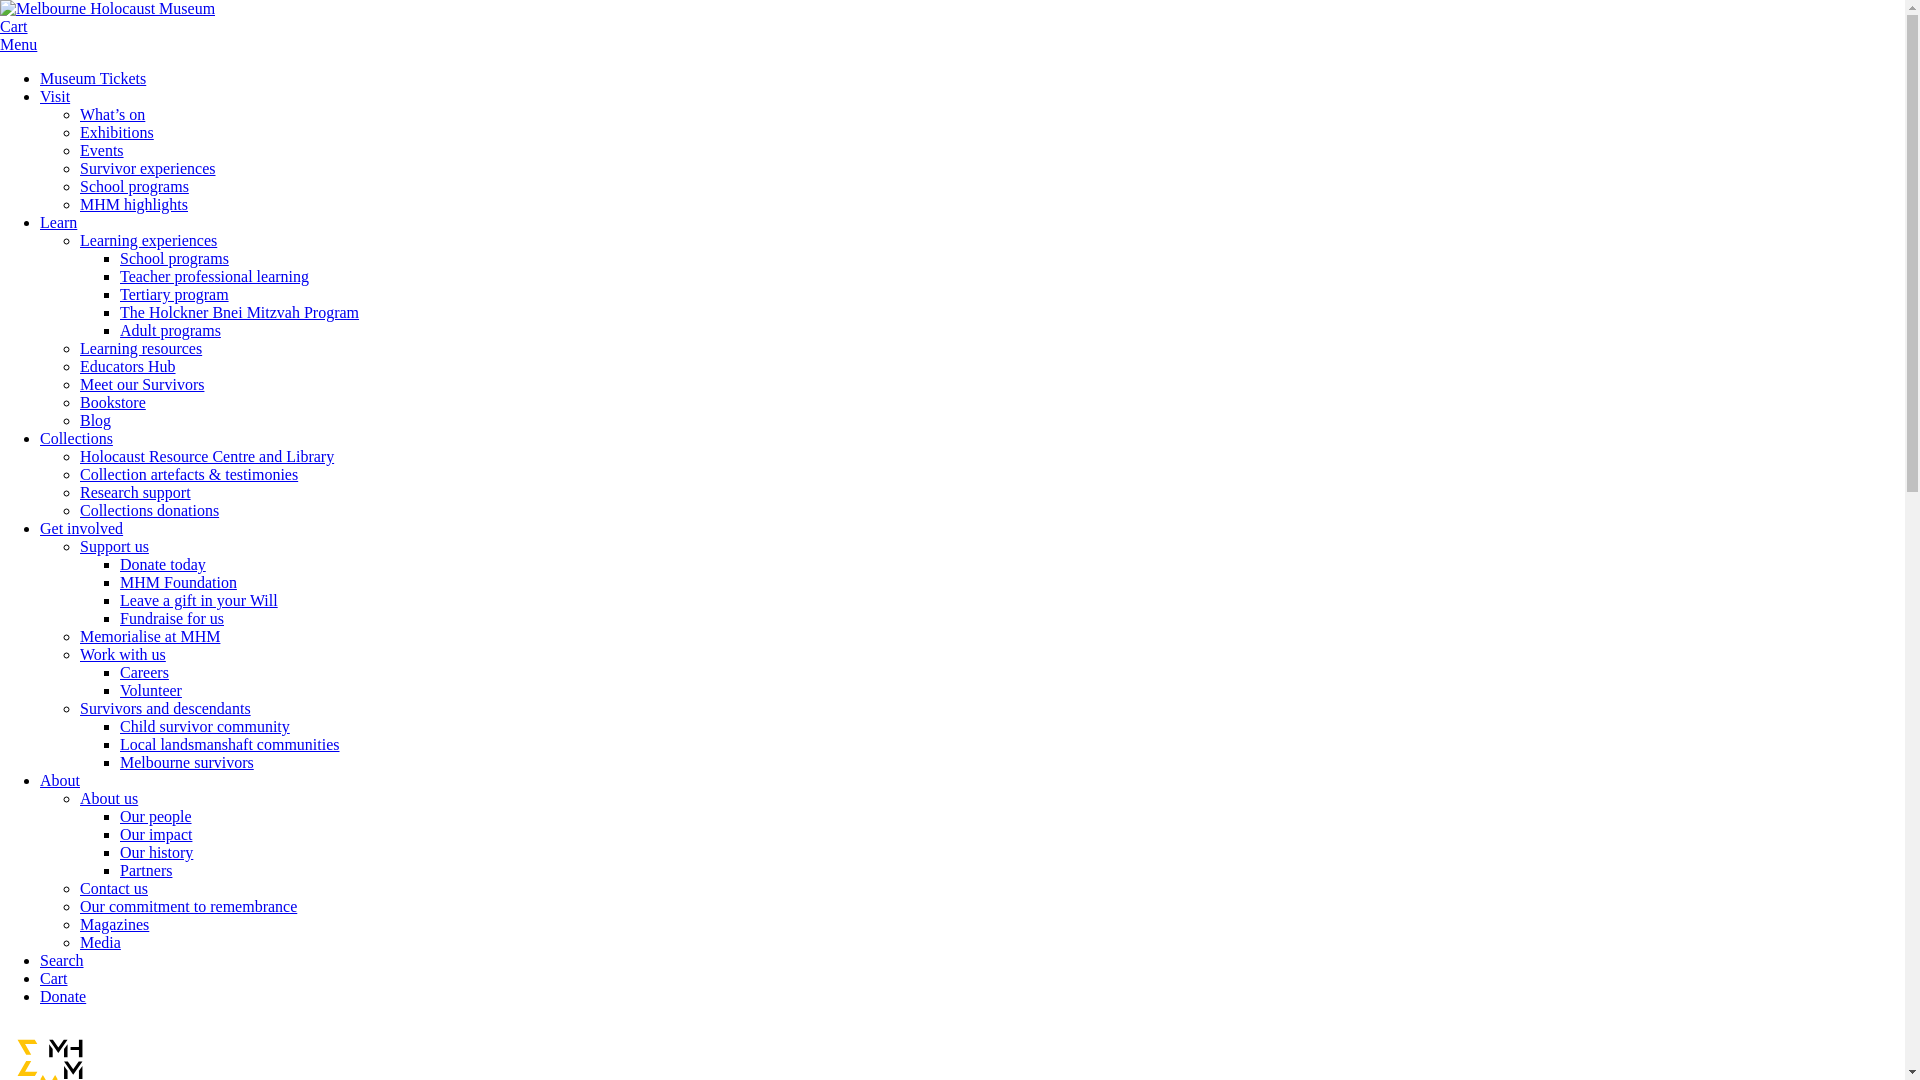 This screenshot has width=1920, height=1080. I want to click on 'Holocaust Resource Centre and Library', so click(80, 456).